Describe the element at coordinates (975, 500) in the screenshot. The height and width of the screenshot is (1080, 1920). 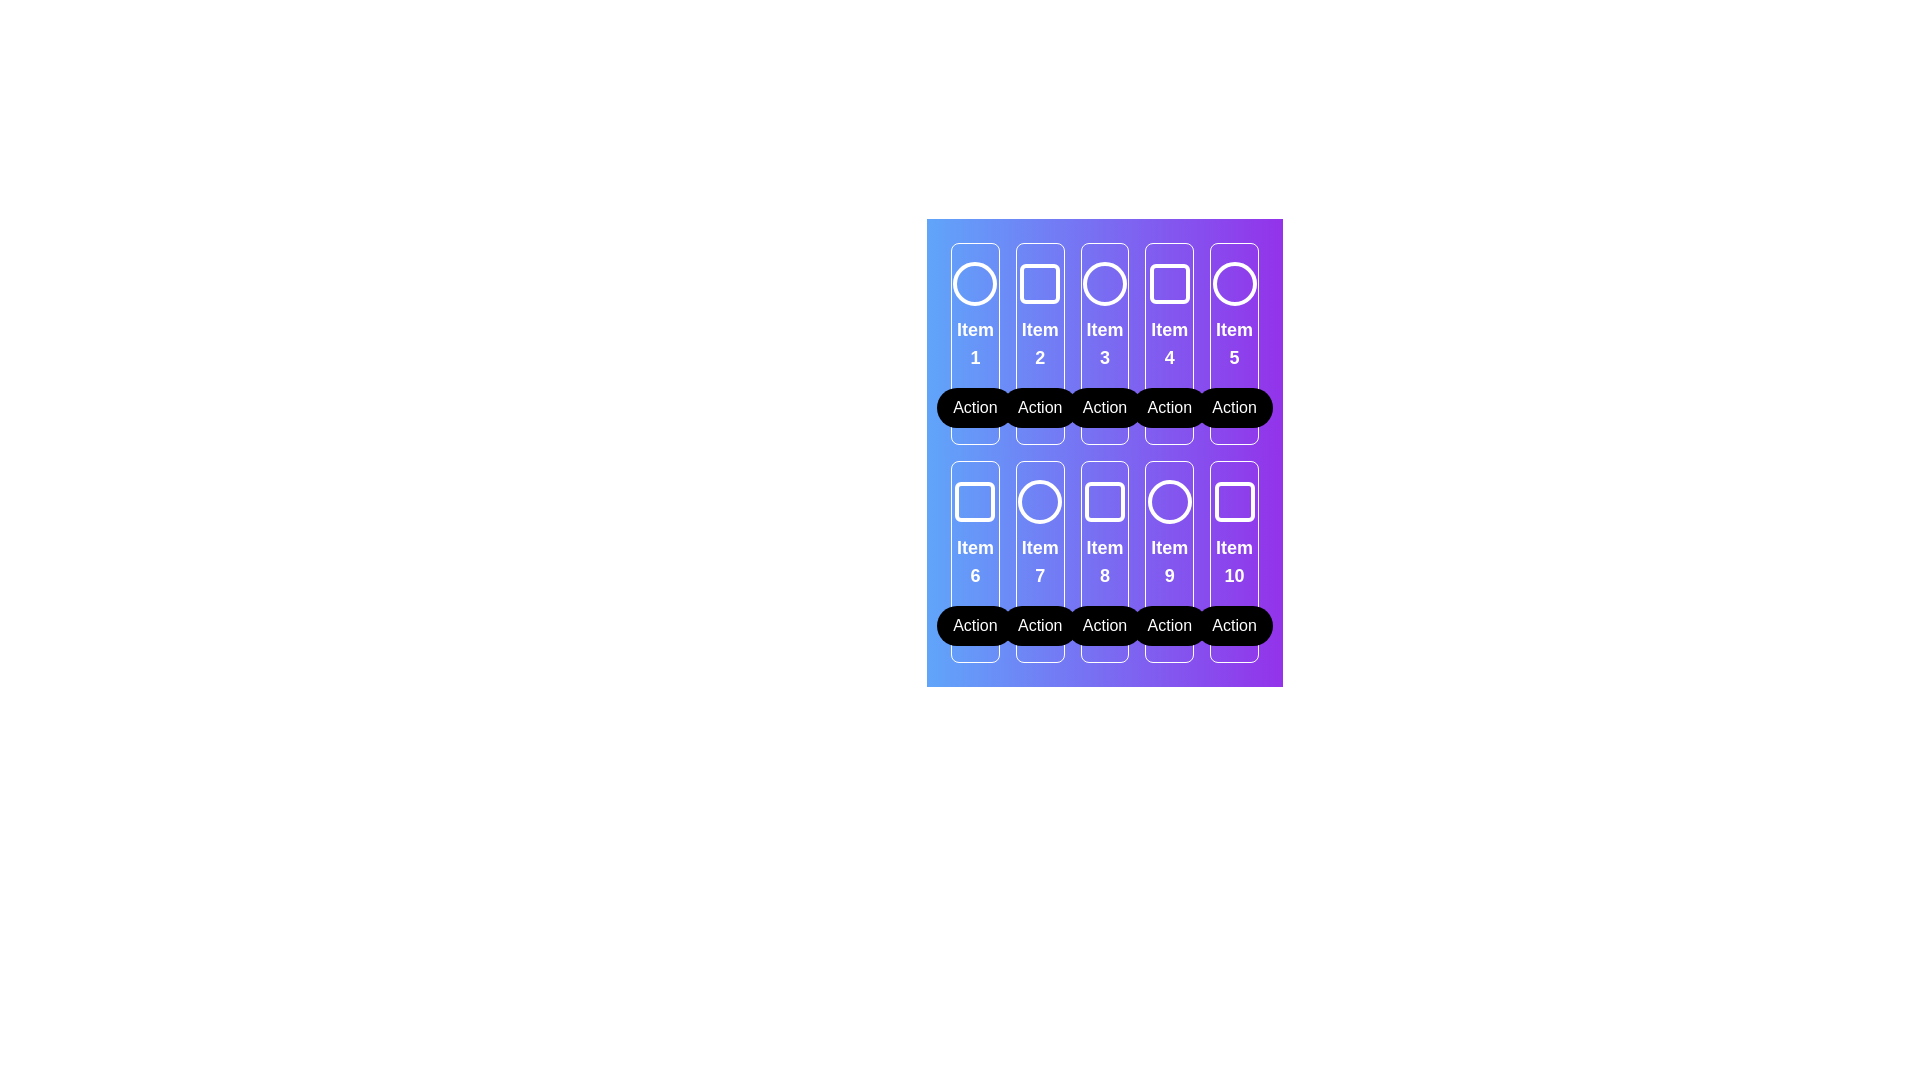
I see `the decorative or placeholder graphical element located in the second row, first column of the grid layout` at that location.